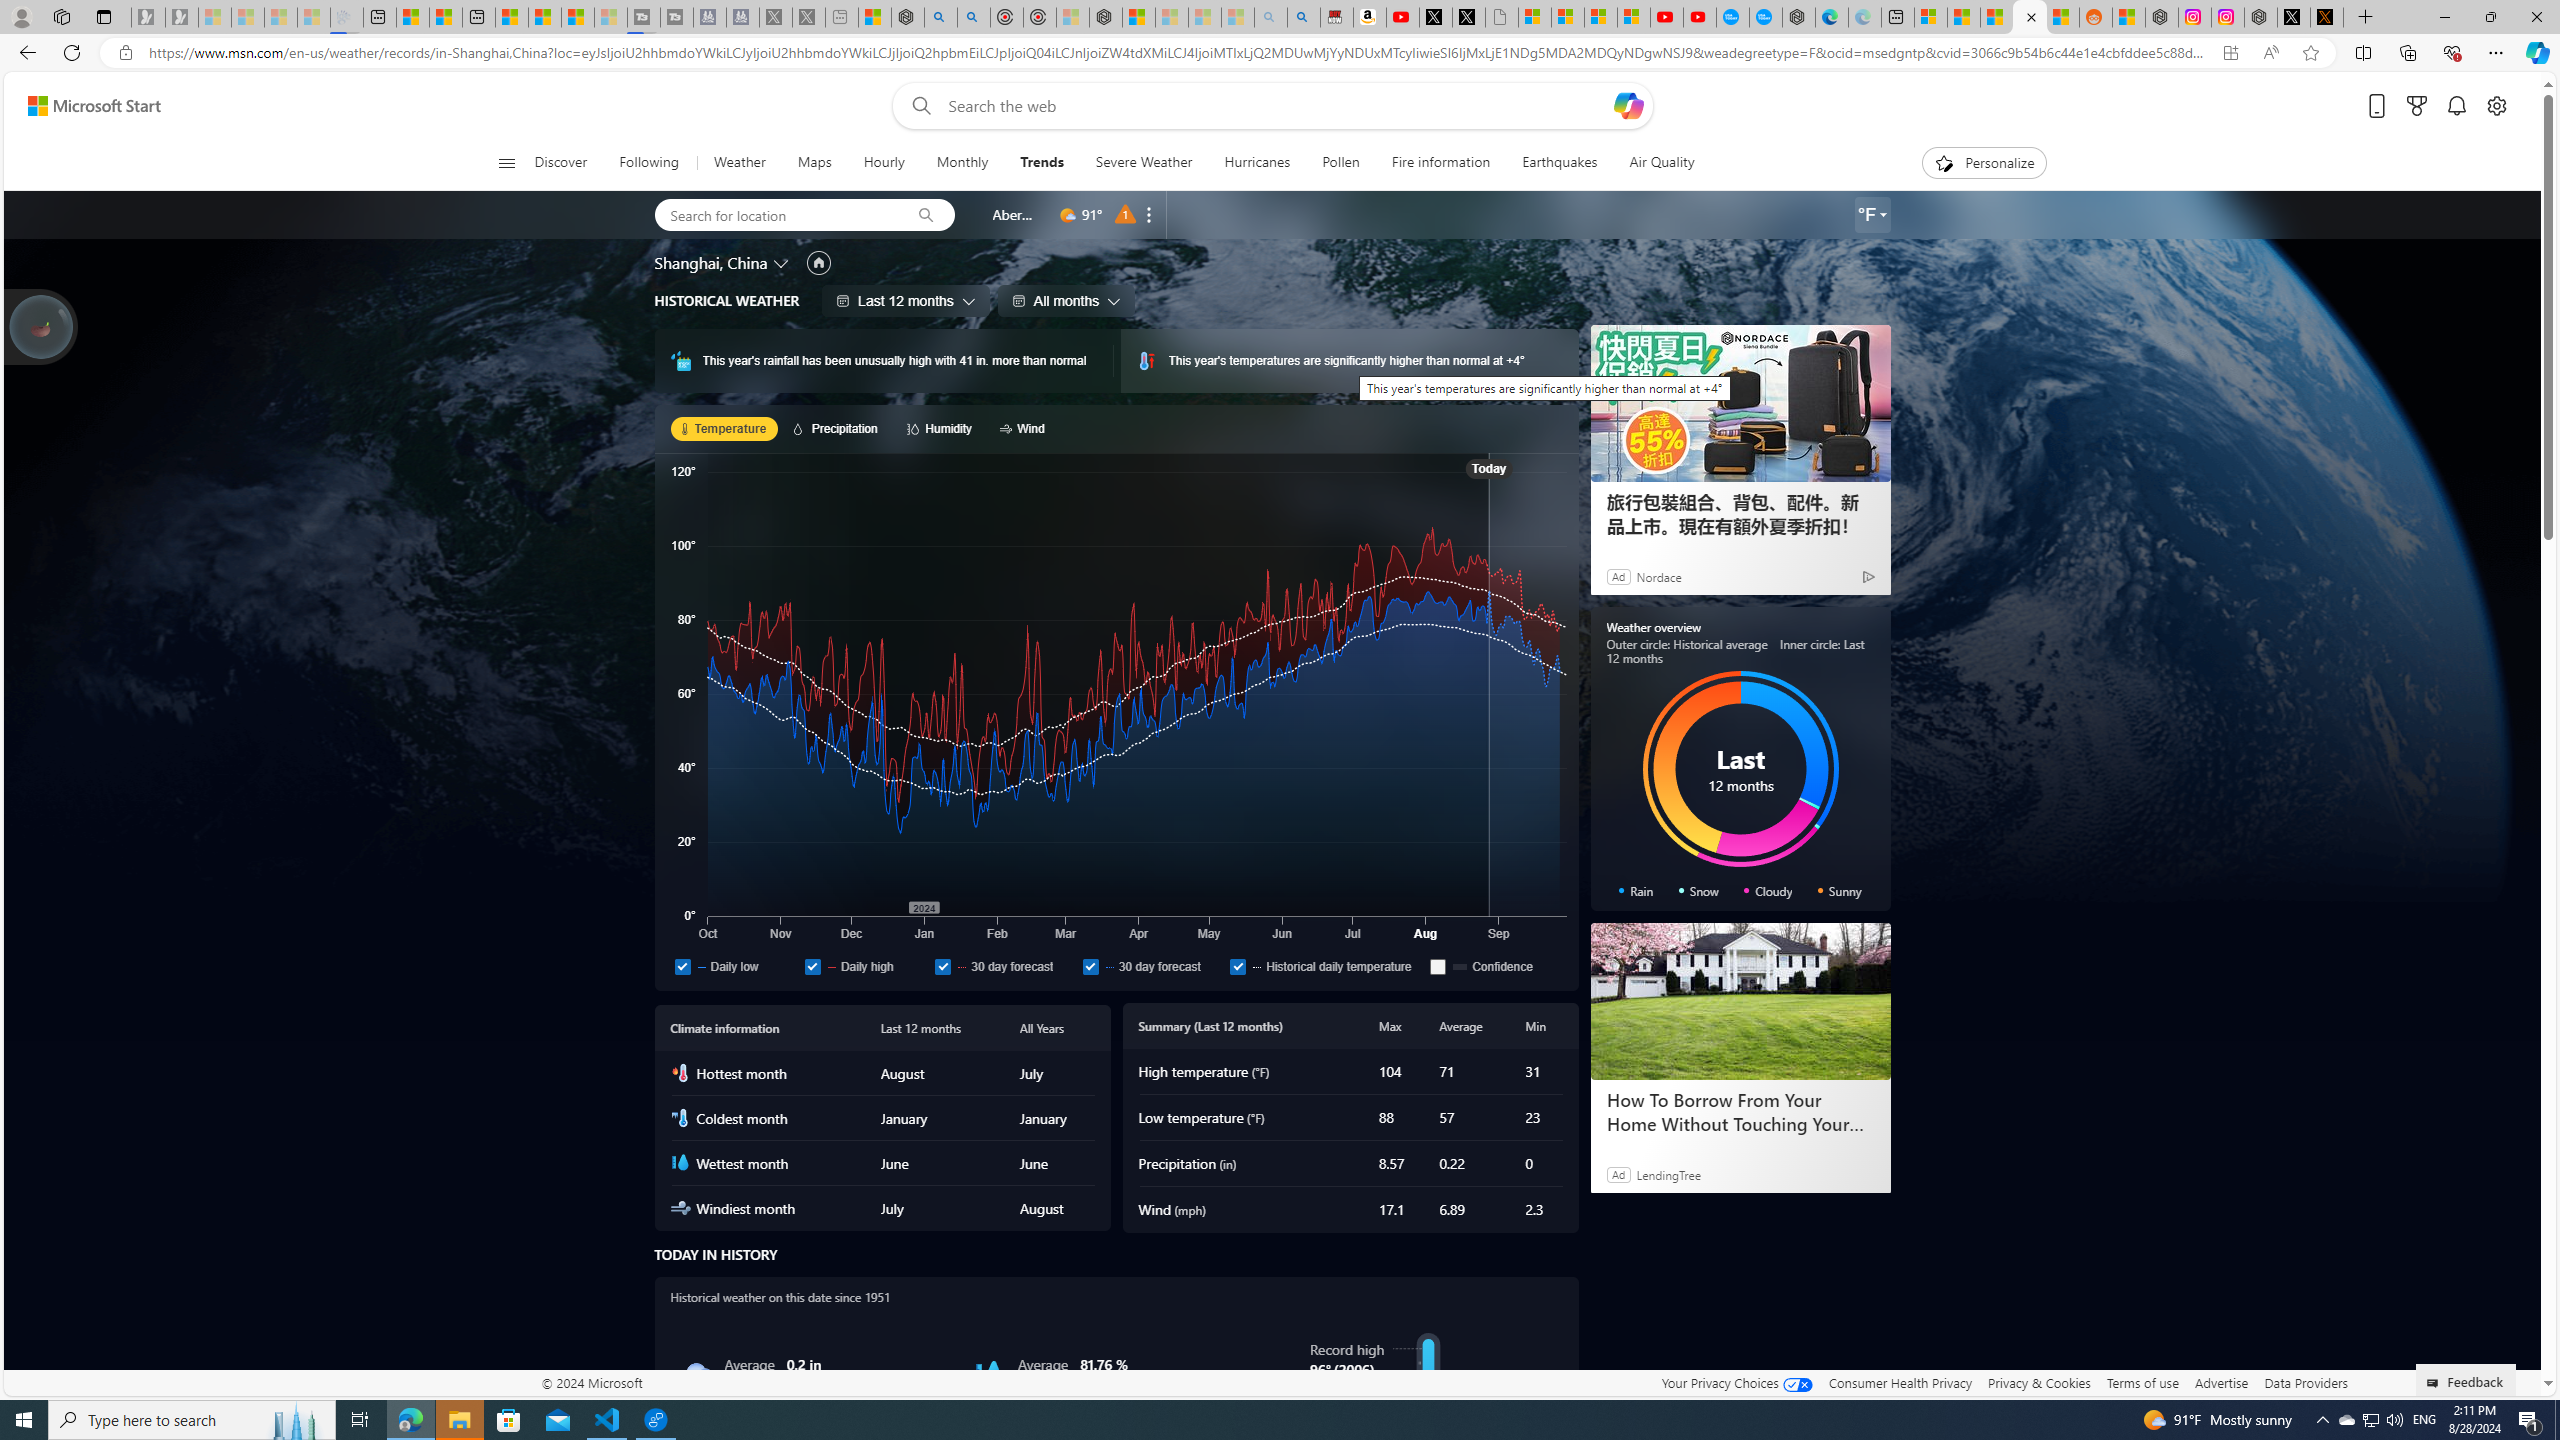  I want to click on 'Daily low', so click(733, 965).